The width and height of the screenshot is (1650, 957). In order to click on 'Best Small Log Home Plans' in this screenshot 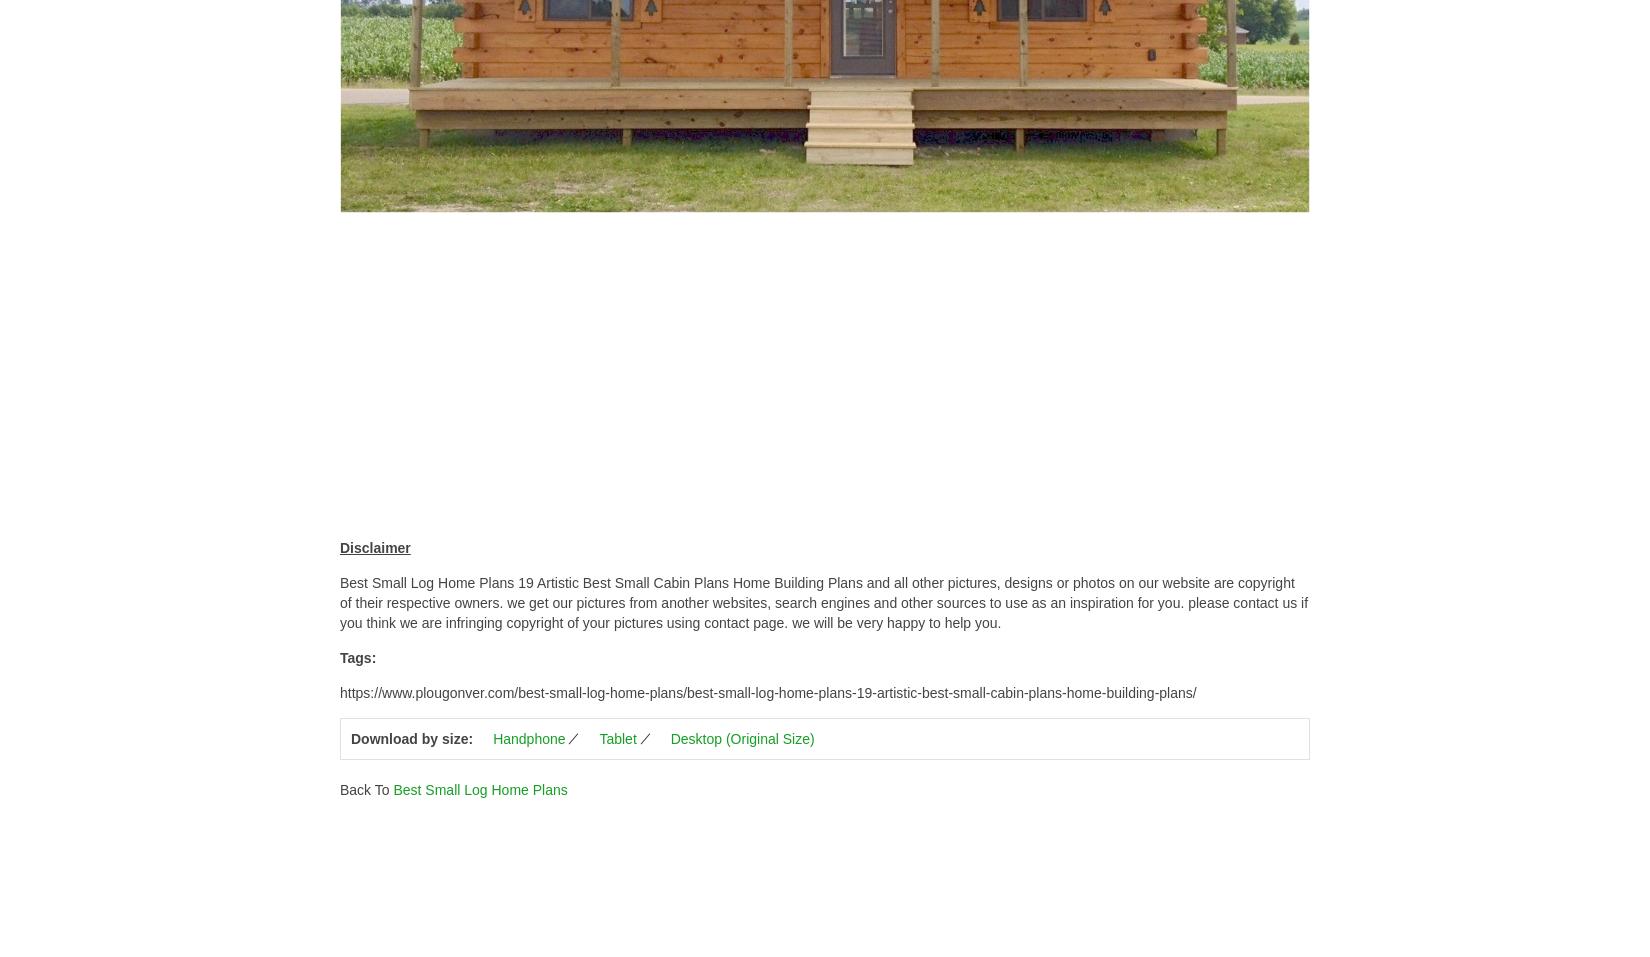, I will do `click(478, 788)`.